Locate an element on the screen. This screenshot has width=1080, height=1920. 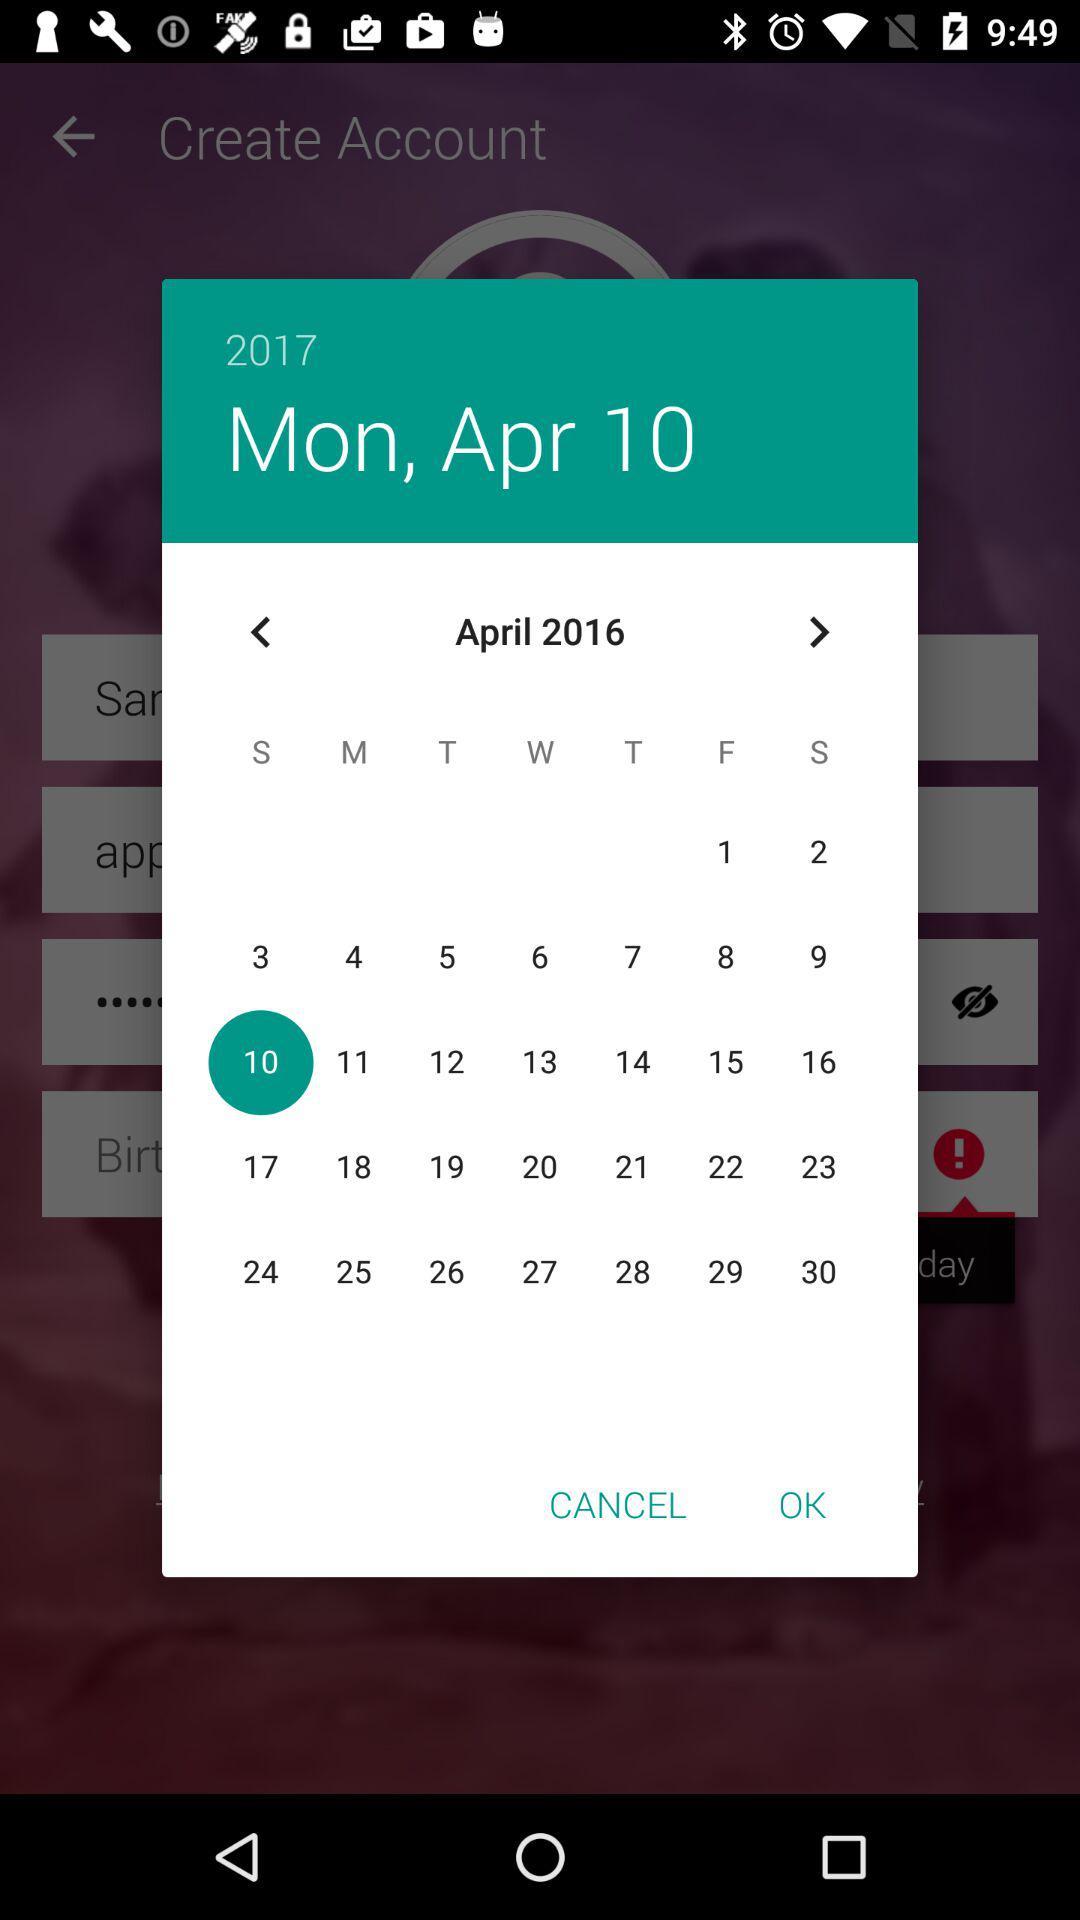
the icon below the 2017 item is located at coordinates (461, 435).